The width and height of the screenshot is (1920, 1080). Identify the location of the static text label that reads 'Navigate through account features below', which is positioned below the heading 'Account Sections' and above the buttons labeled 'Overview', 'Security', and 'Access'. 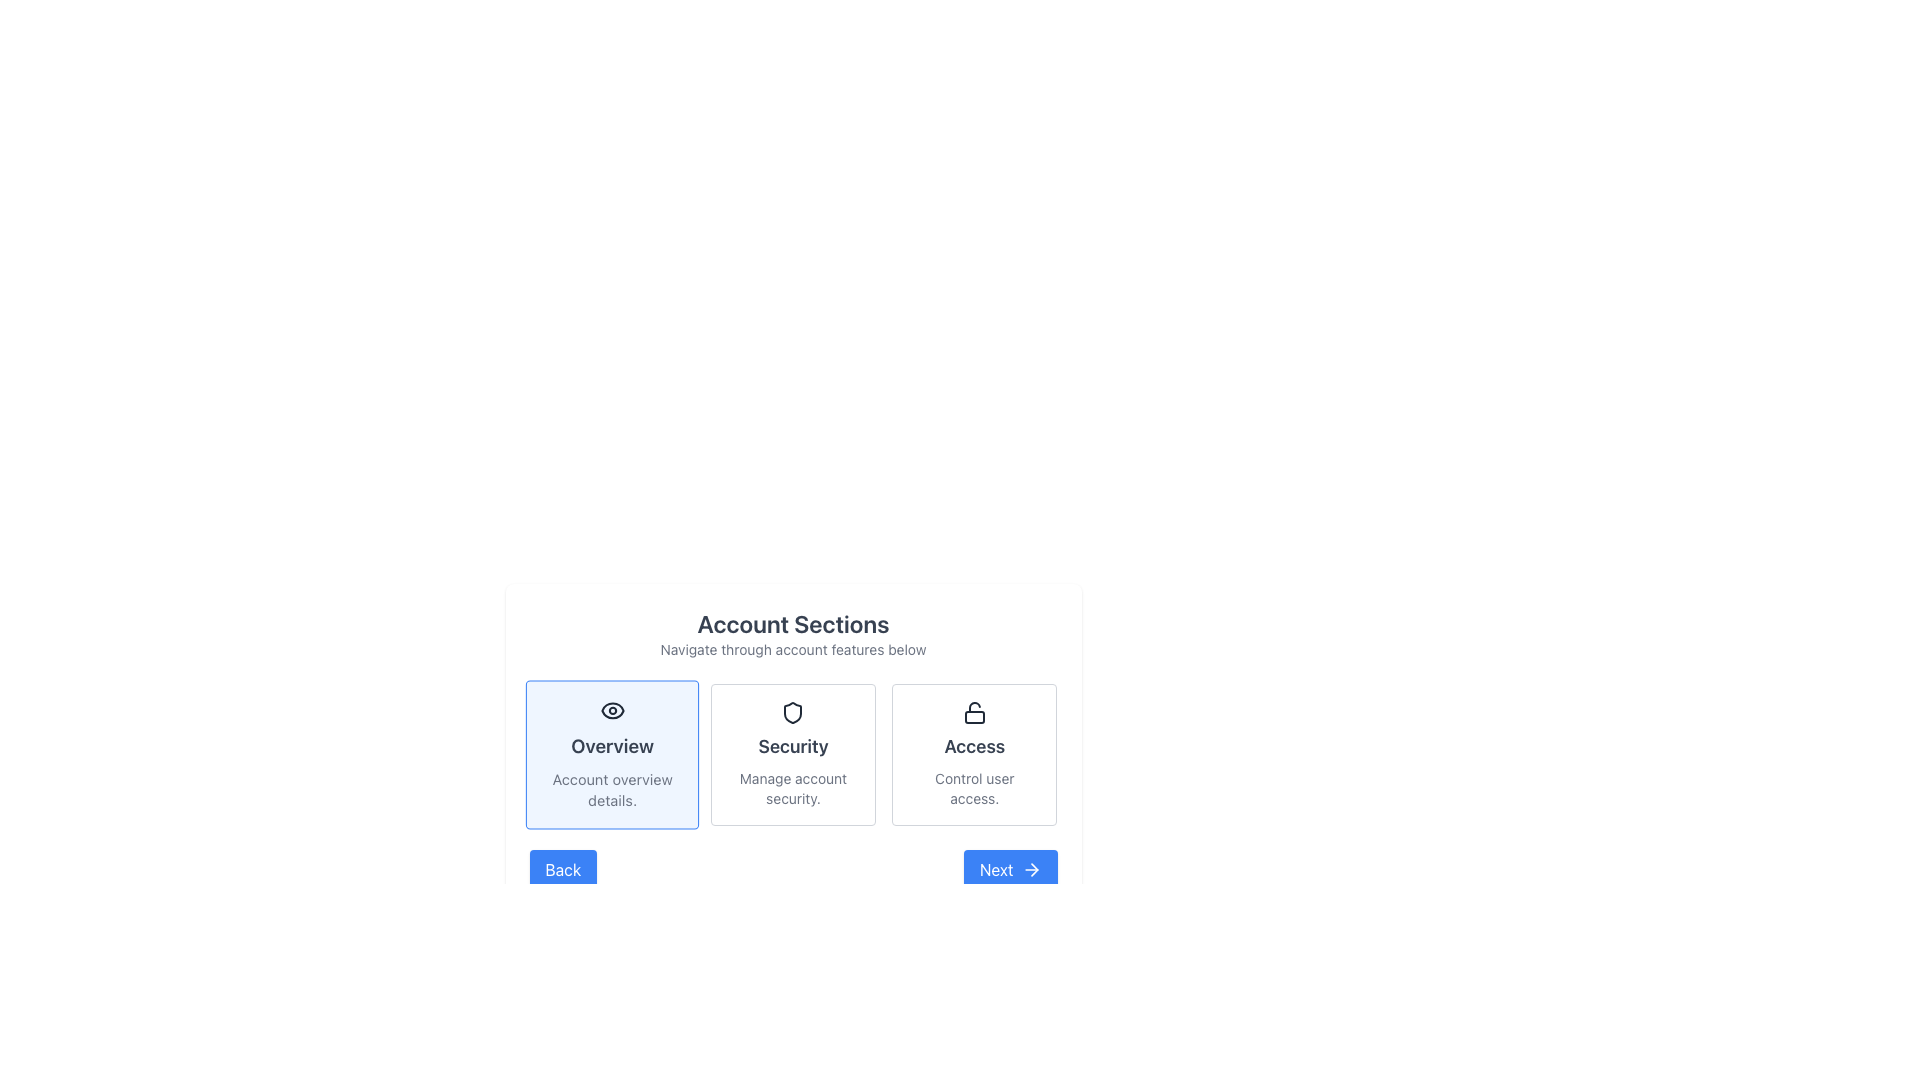
(792, 650).